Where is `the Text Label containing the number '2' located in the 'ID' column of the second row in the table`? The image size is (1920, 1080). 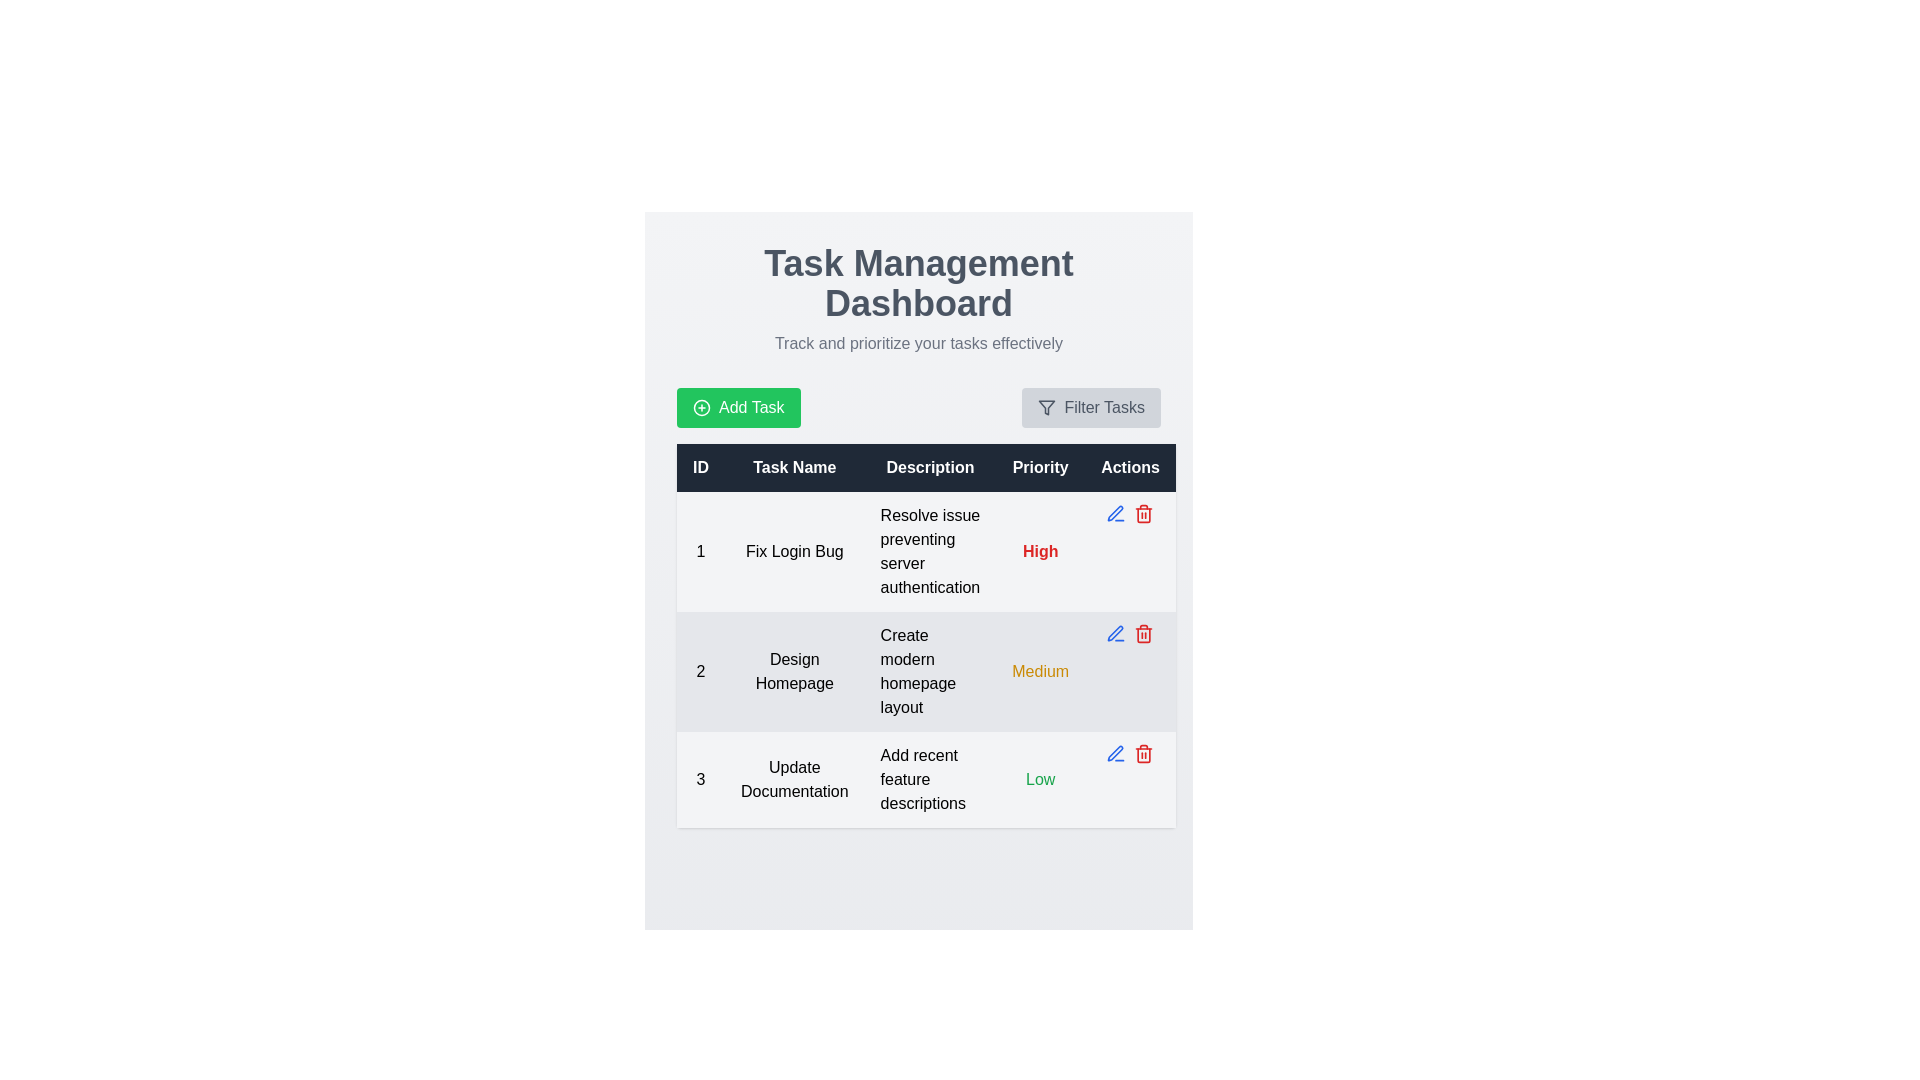 the Text Label containing the number '2' located in the 'ID' column of the second row in the table is located at coordinates (700, 671).